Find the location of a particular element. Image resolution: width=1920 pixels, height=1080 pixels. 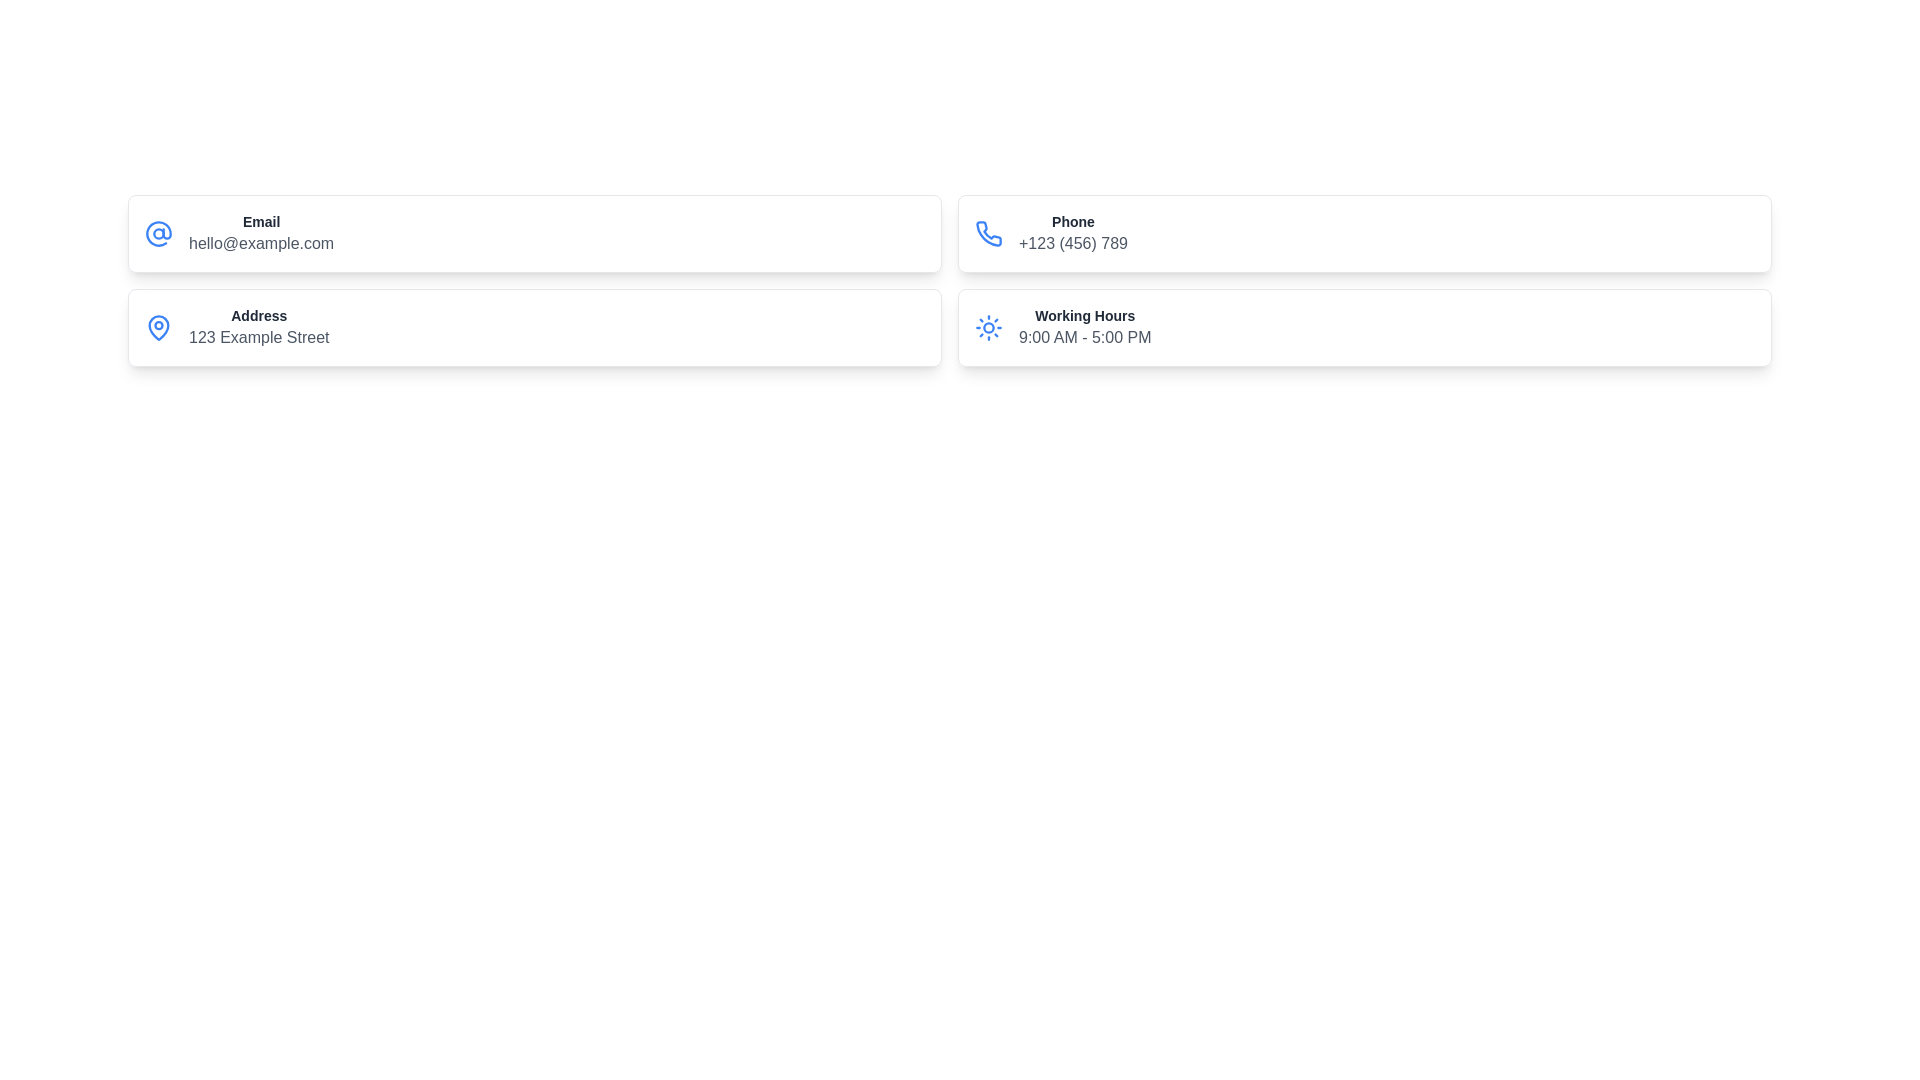

the email address text display located in the upper-left quadrant of the layout, above the 'Address' item is located at coordinates (260, 233).